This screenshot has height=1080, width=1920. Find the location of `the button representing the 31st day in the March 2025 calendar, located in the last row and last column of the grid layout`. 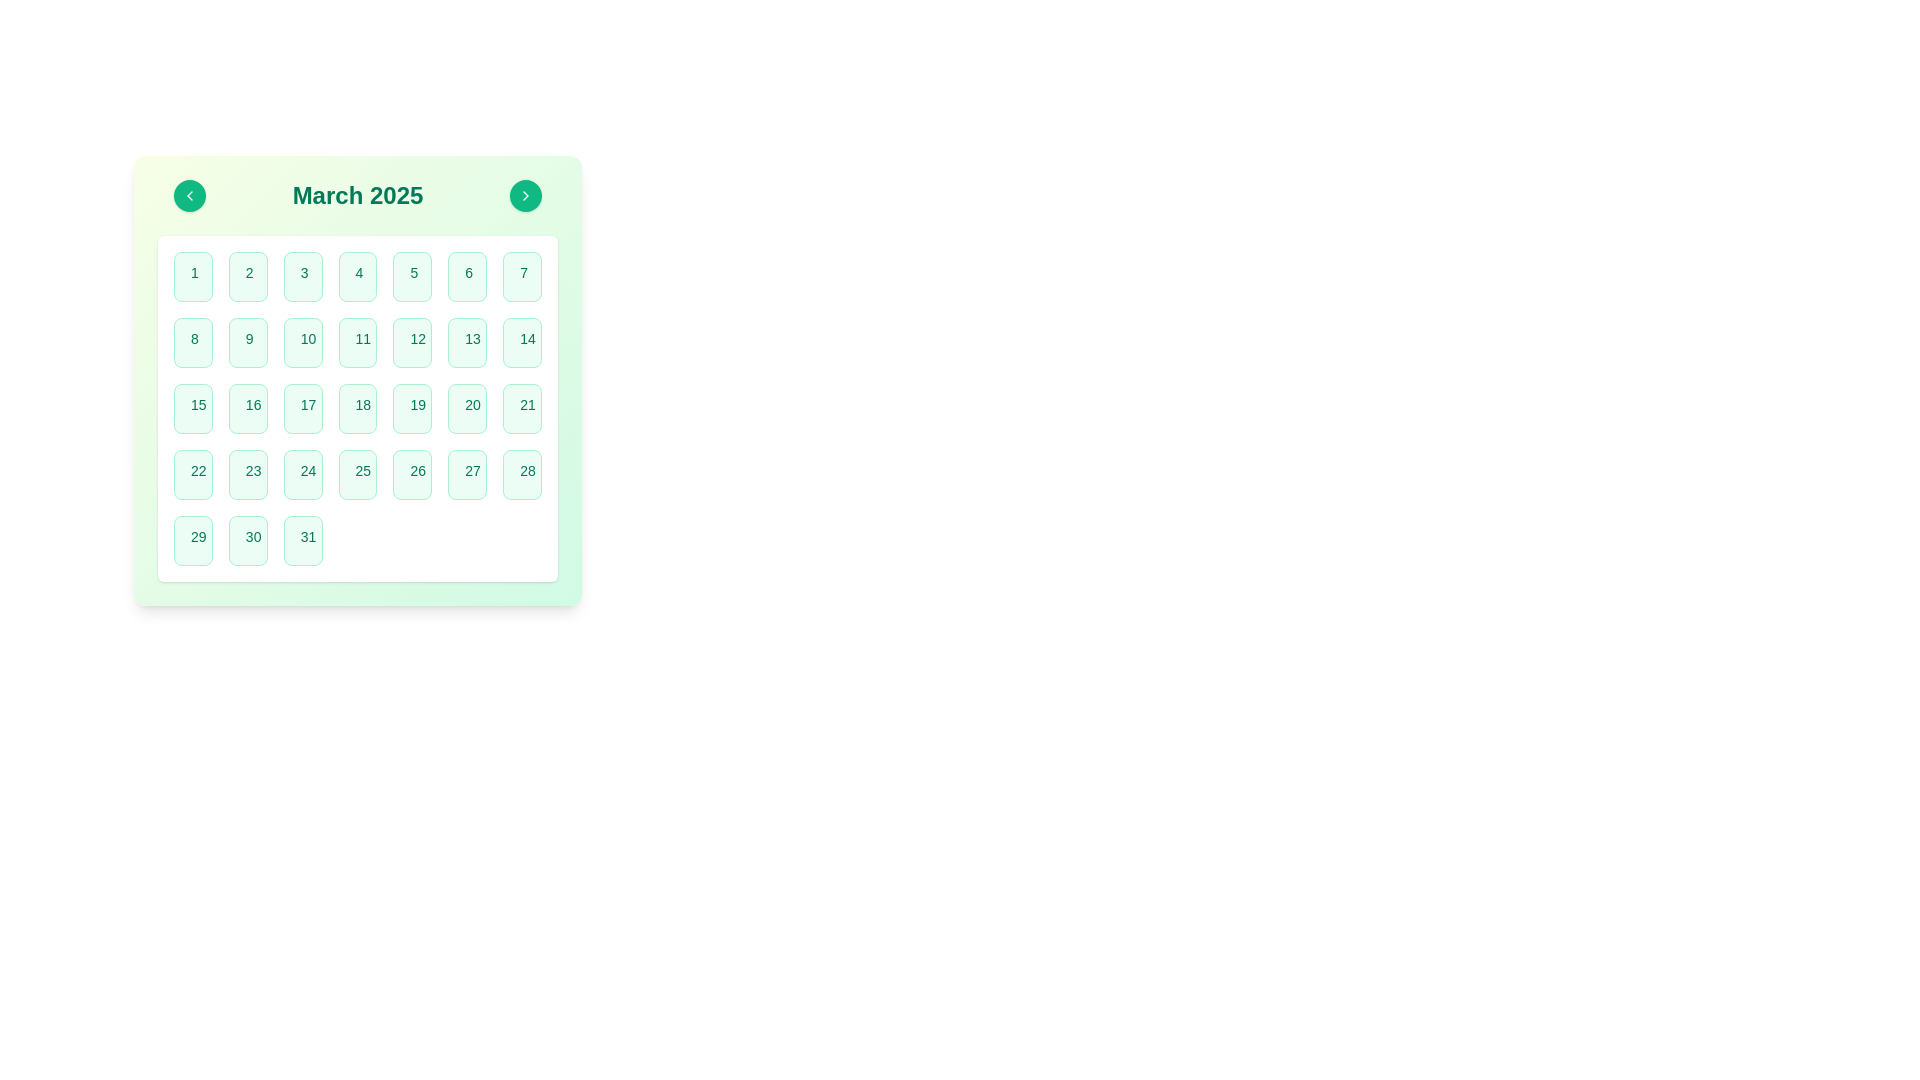

the button representing the 31st day in the March 2025 calendar, located in the last row and last column of the grid layout is located at coordinates (302, 540).